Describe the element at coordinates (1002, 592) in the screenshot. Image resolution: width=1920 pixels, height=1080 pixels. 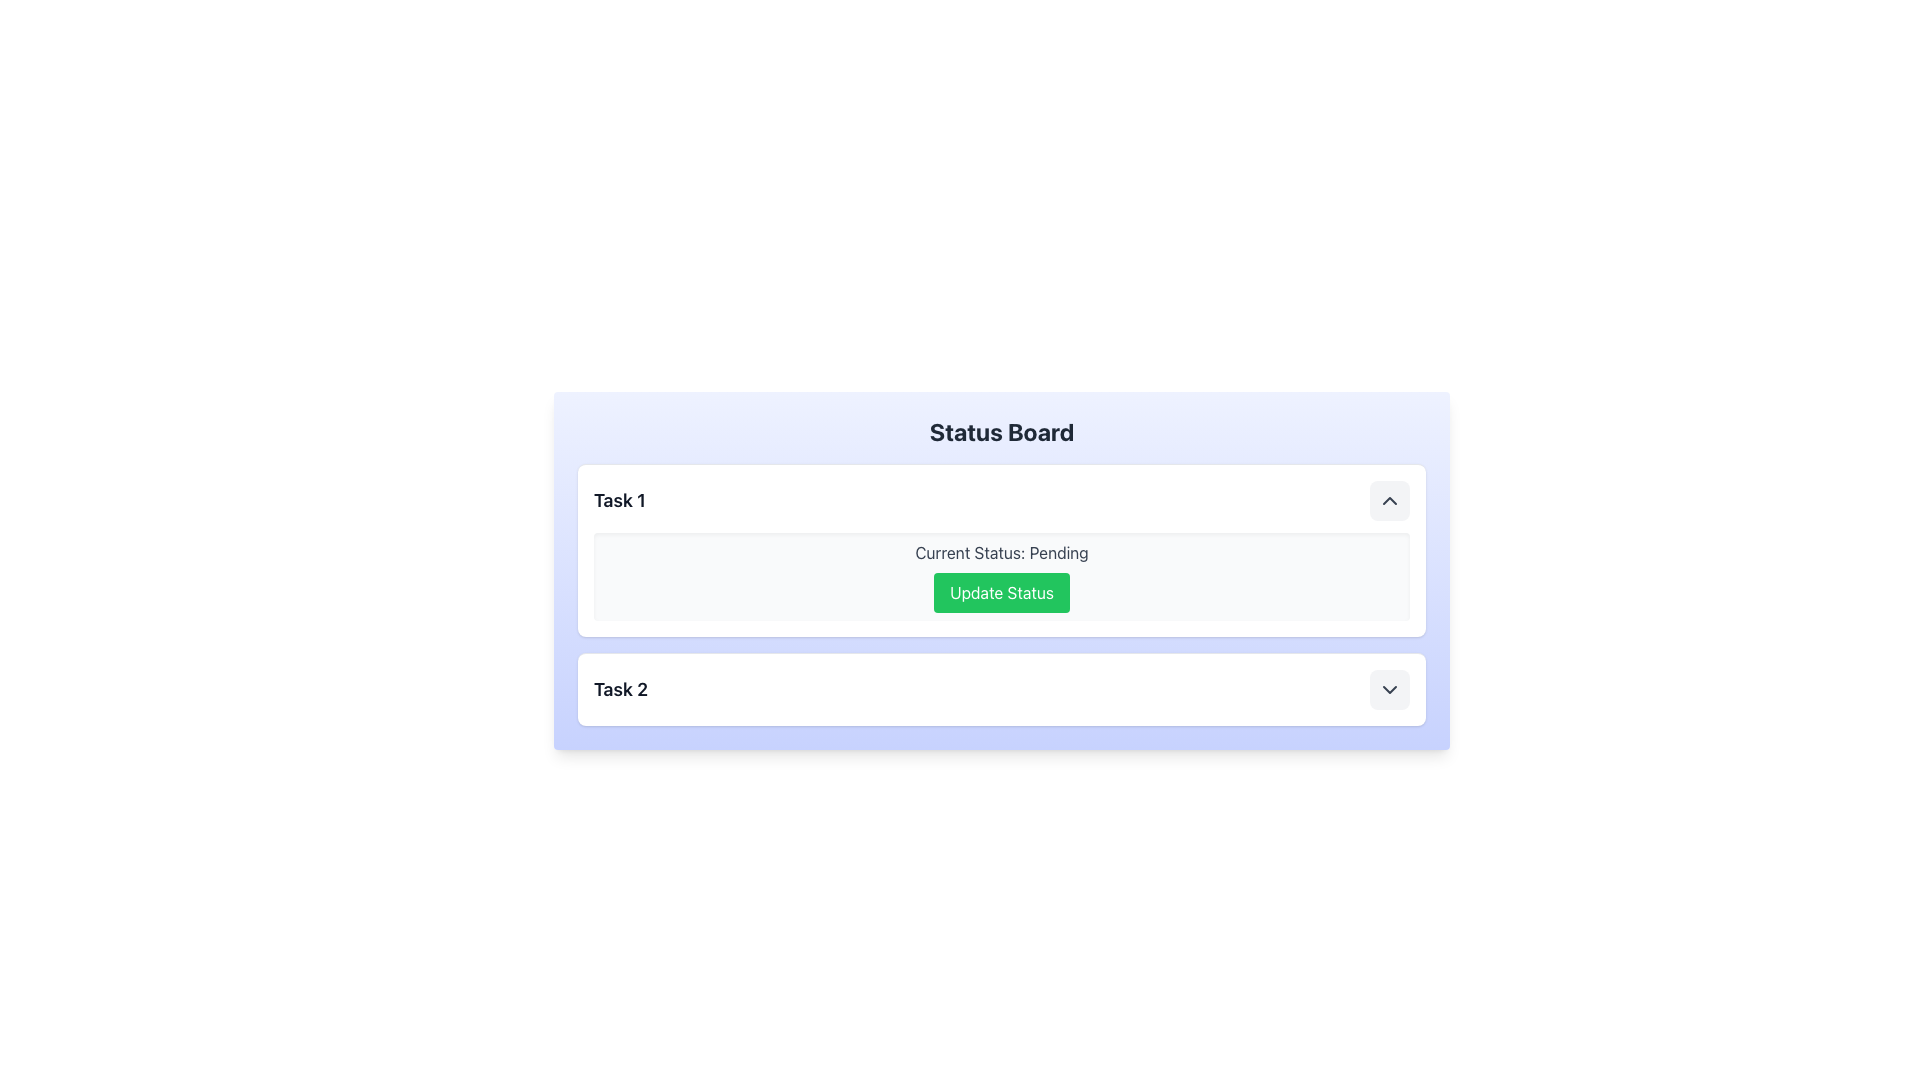
I see `the rectangular button with a green background and white text labeled 'Update Status' located centrally below the 'Current Status: Pending' text in the 'Task 1' section to update the status` at that location.